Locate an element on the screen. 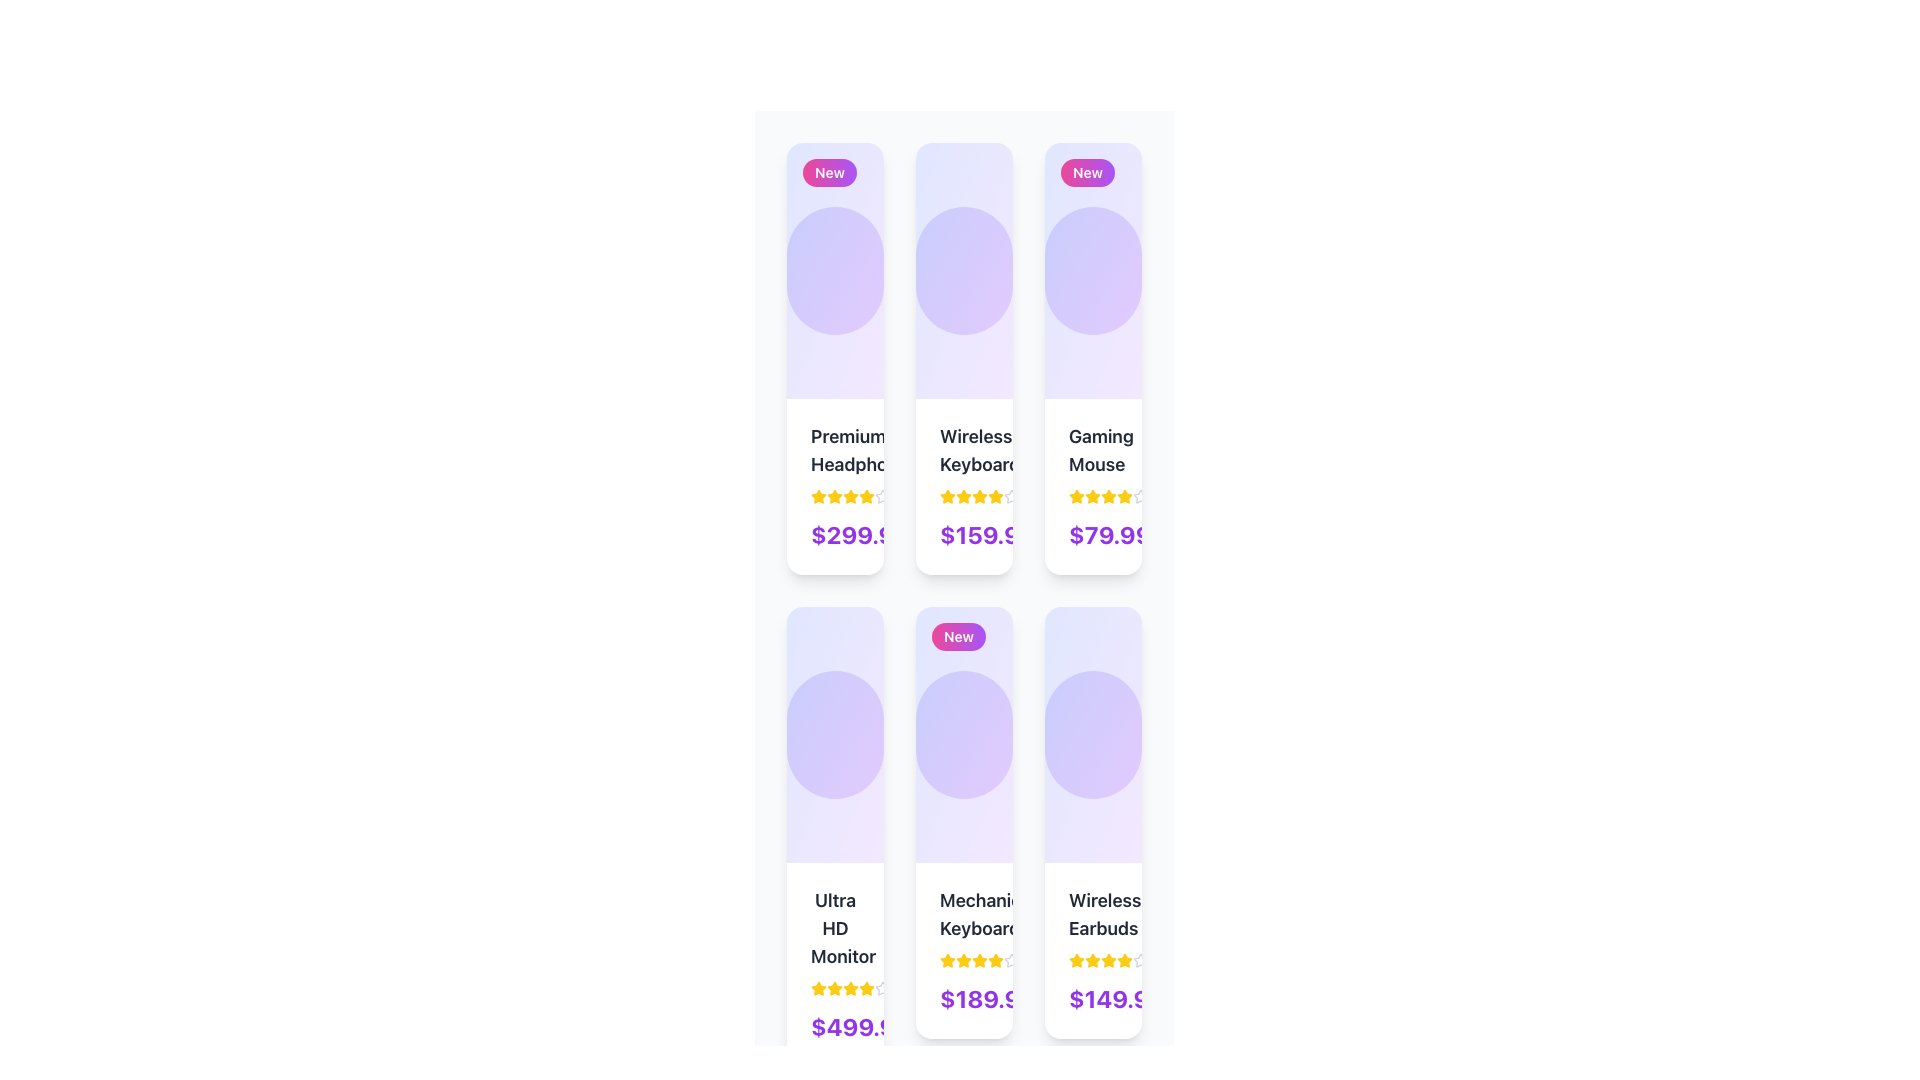 Image resolution: width=1920 pixels, height=1080 pixels. the fourth star icon in the rating system for the 'Premium Headphone' product card to visually indicate a 4-star rating is located at coordinates (835, 495).